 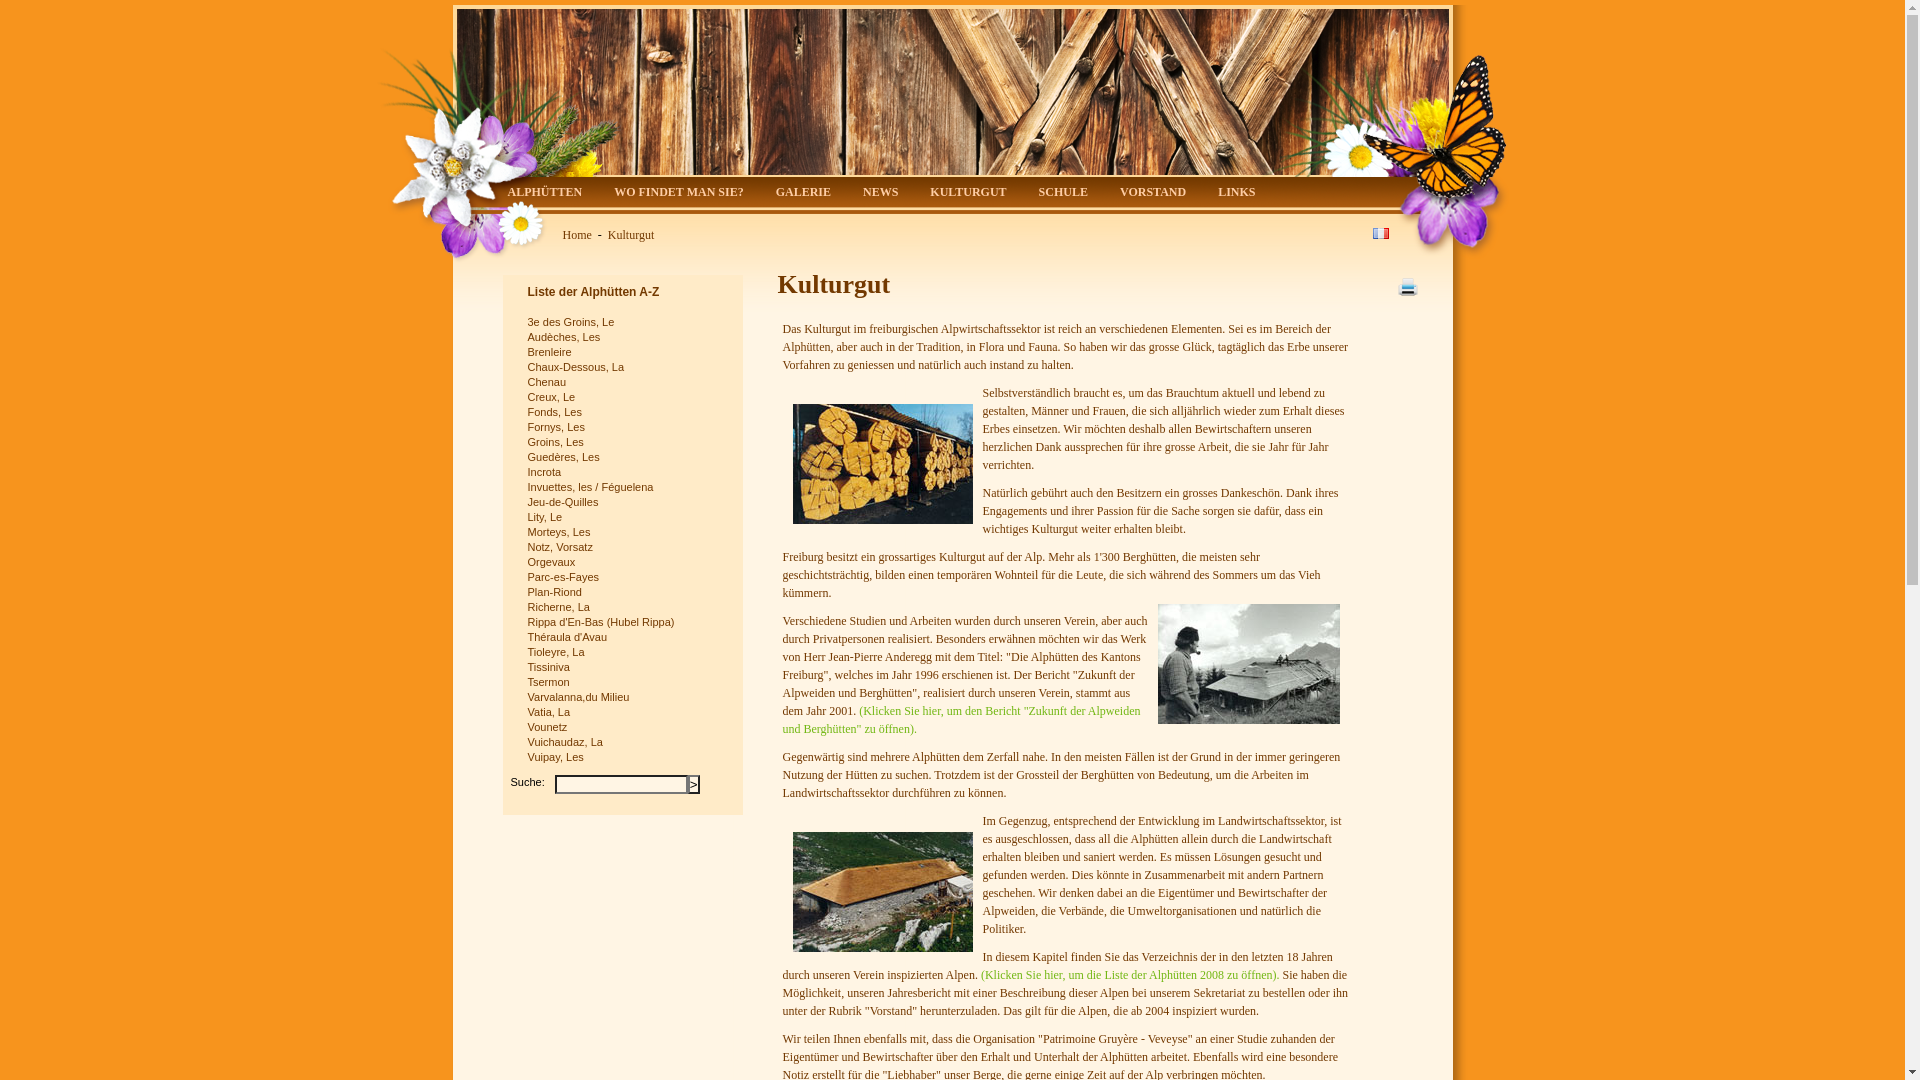 I want to click on 'Groins, Les', so click(x=624, y=441).